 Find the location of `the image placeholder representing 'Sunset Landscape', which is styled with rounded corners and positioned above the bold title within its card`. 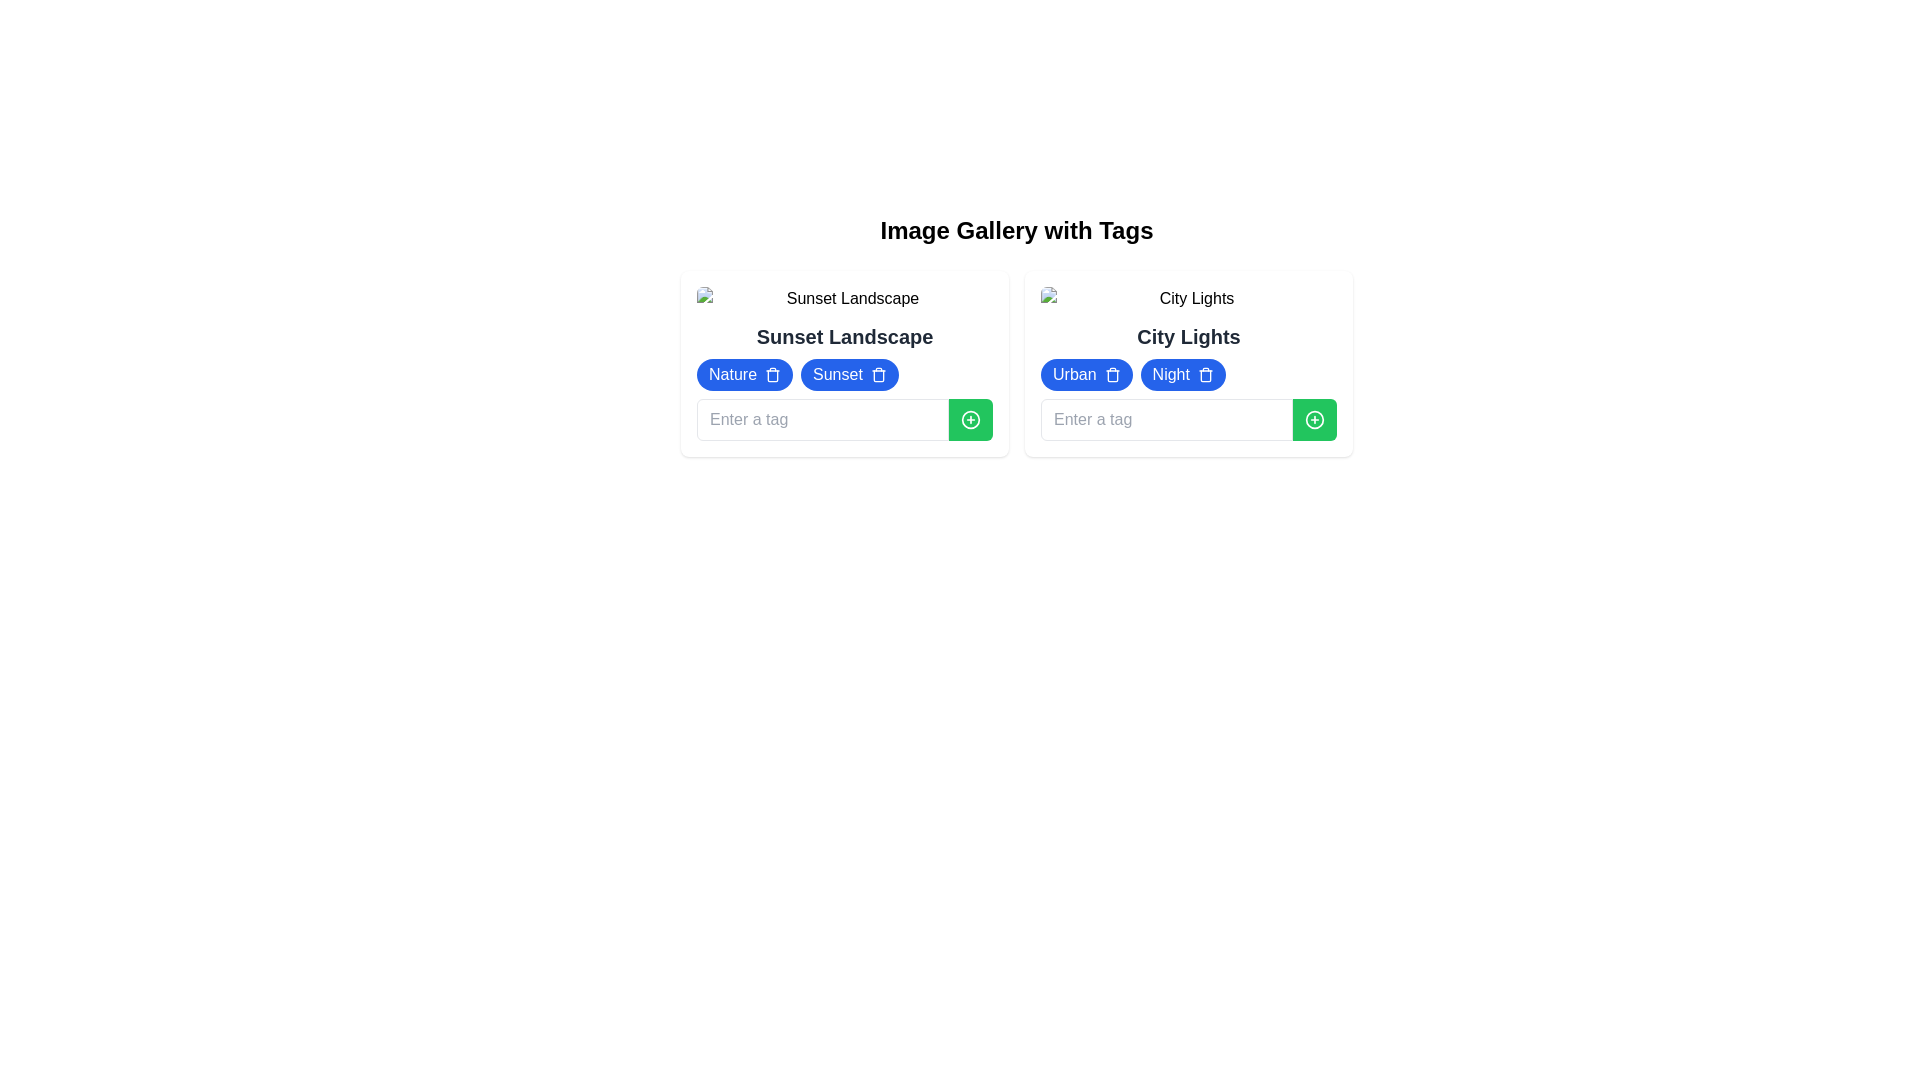

the image placeholder representing 'Sunset Landscape', which is styled with rounded corners and positioned above the bold title within its card is located at coordinates (844, 299).